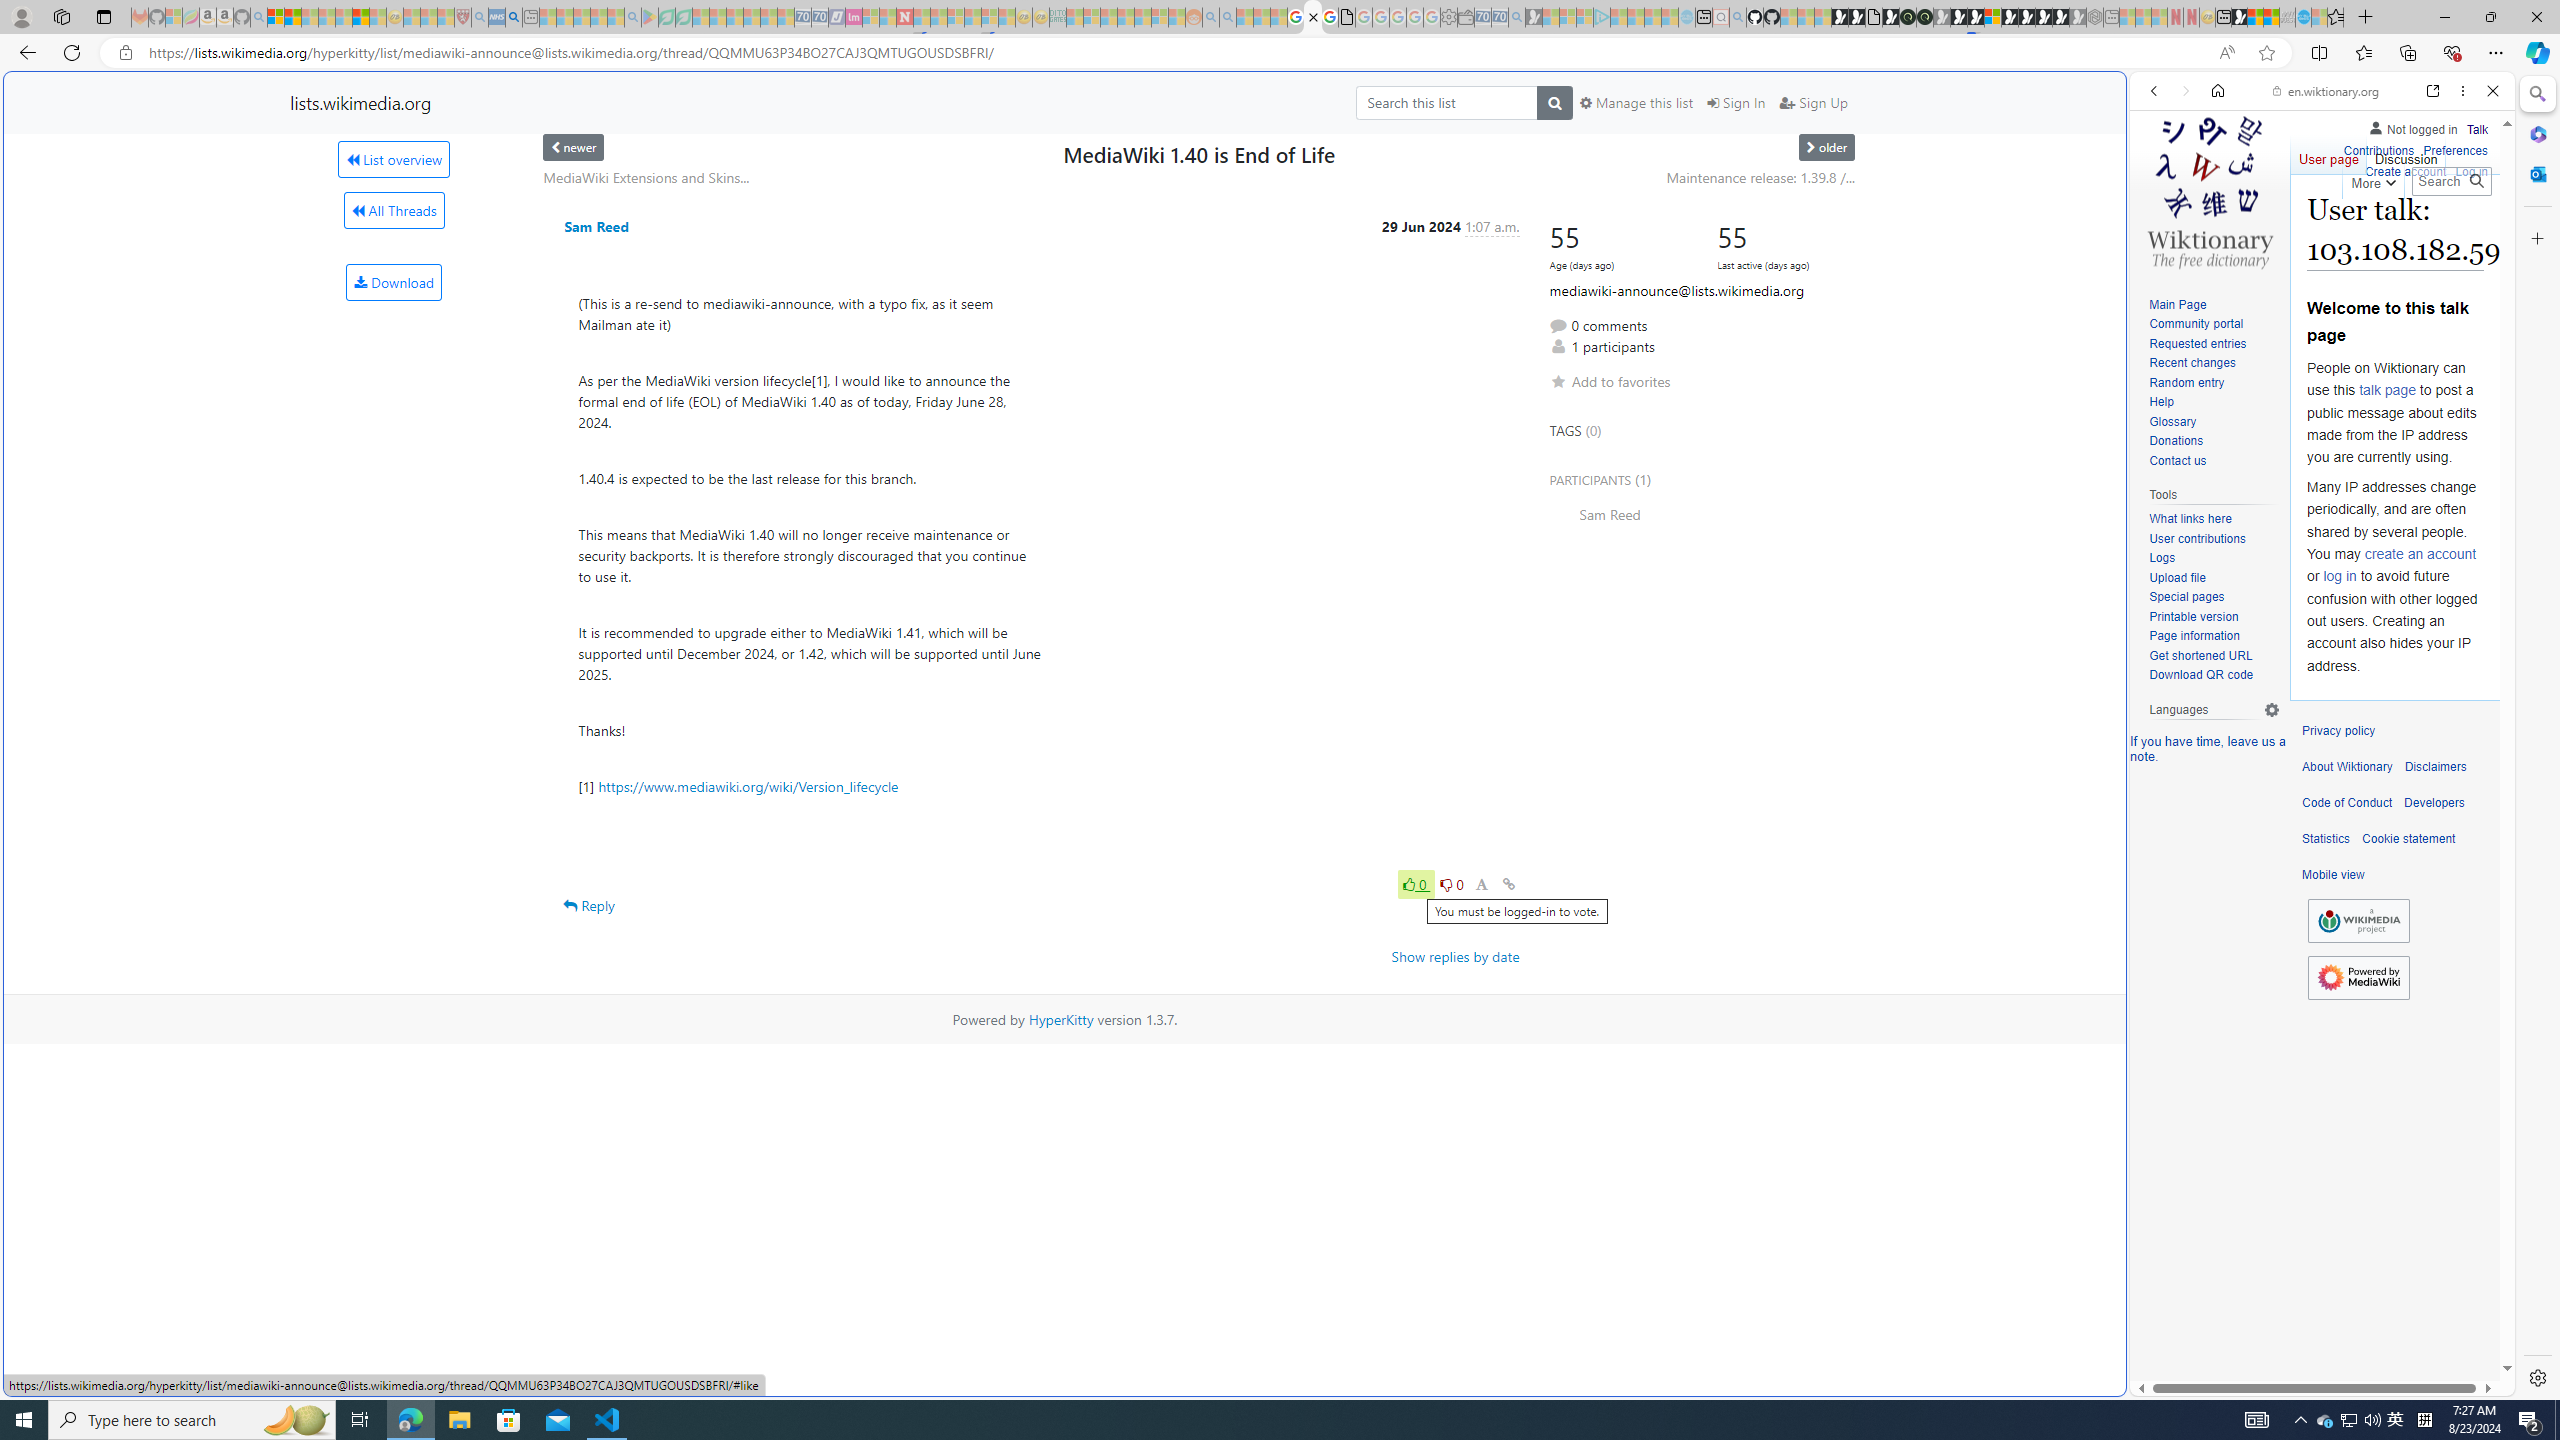  Describe the element at coordinates (2196, 537) in the screenshot. I see `'User contributions'` at that location.